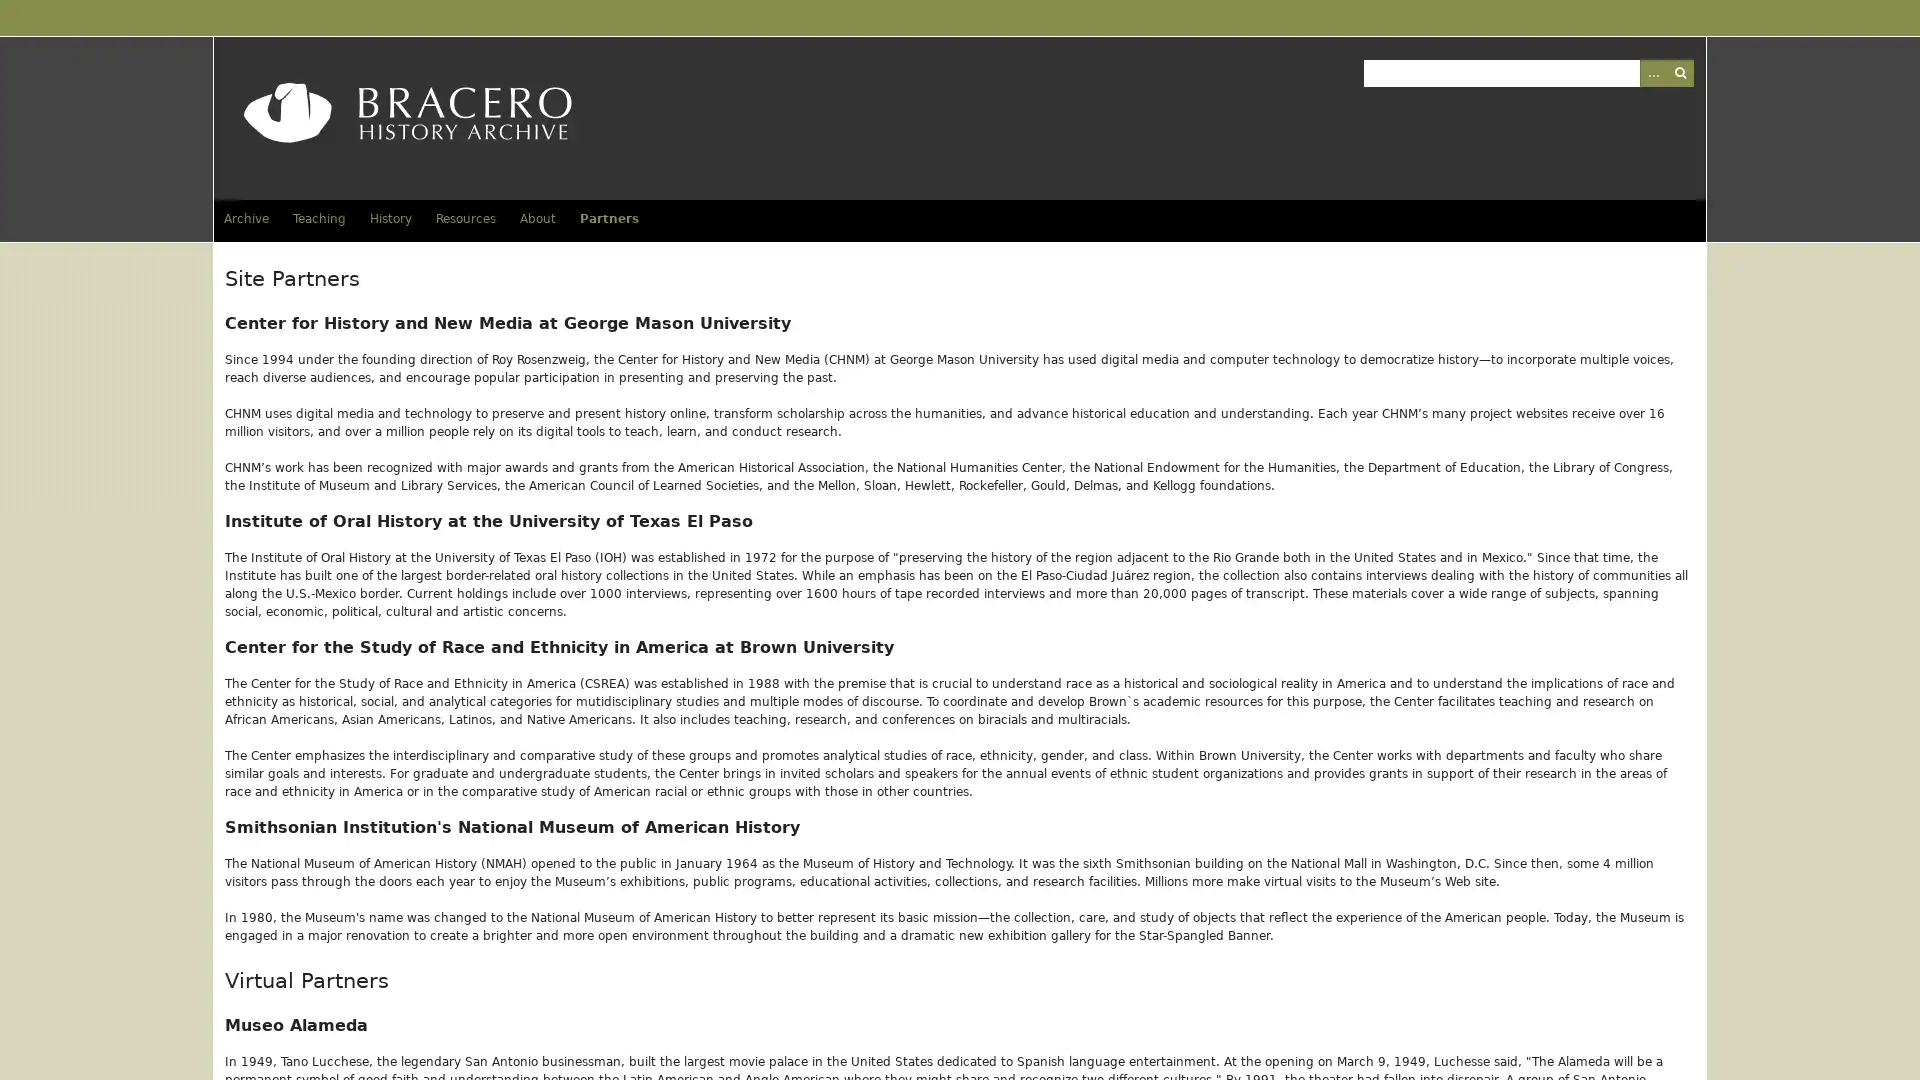 The width and height of the screenshot is (1920, 1080). I want to click on Search, so click(1679, 71).